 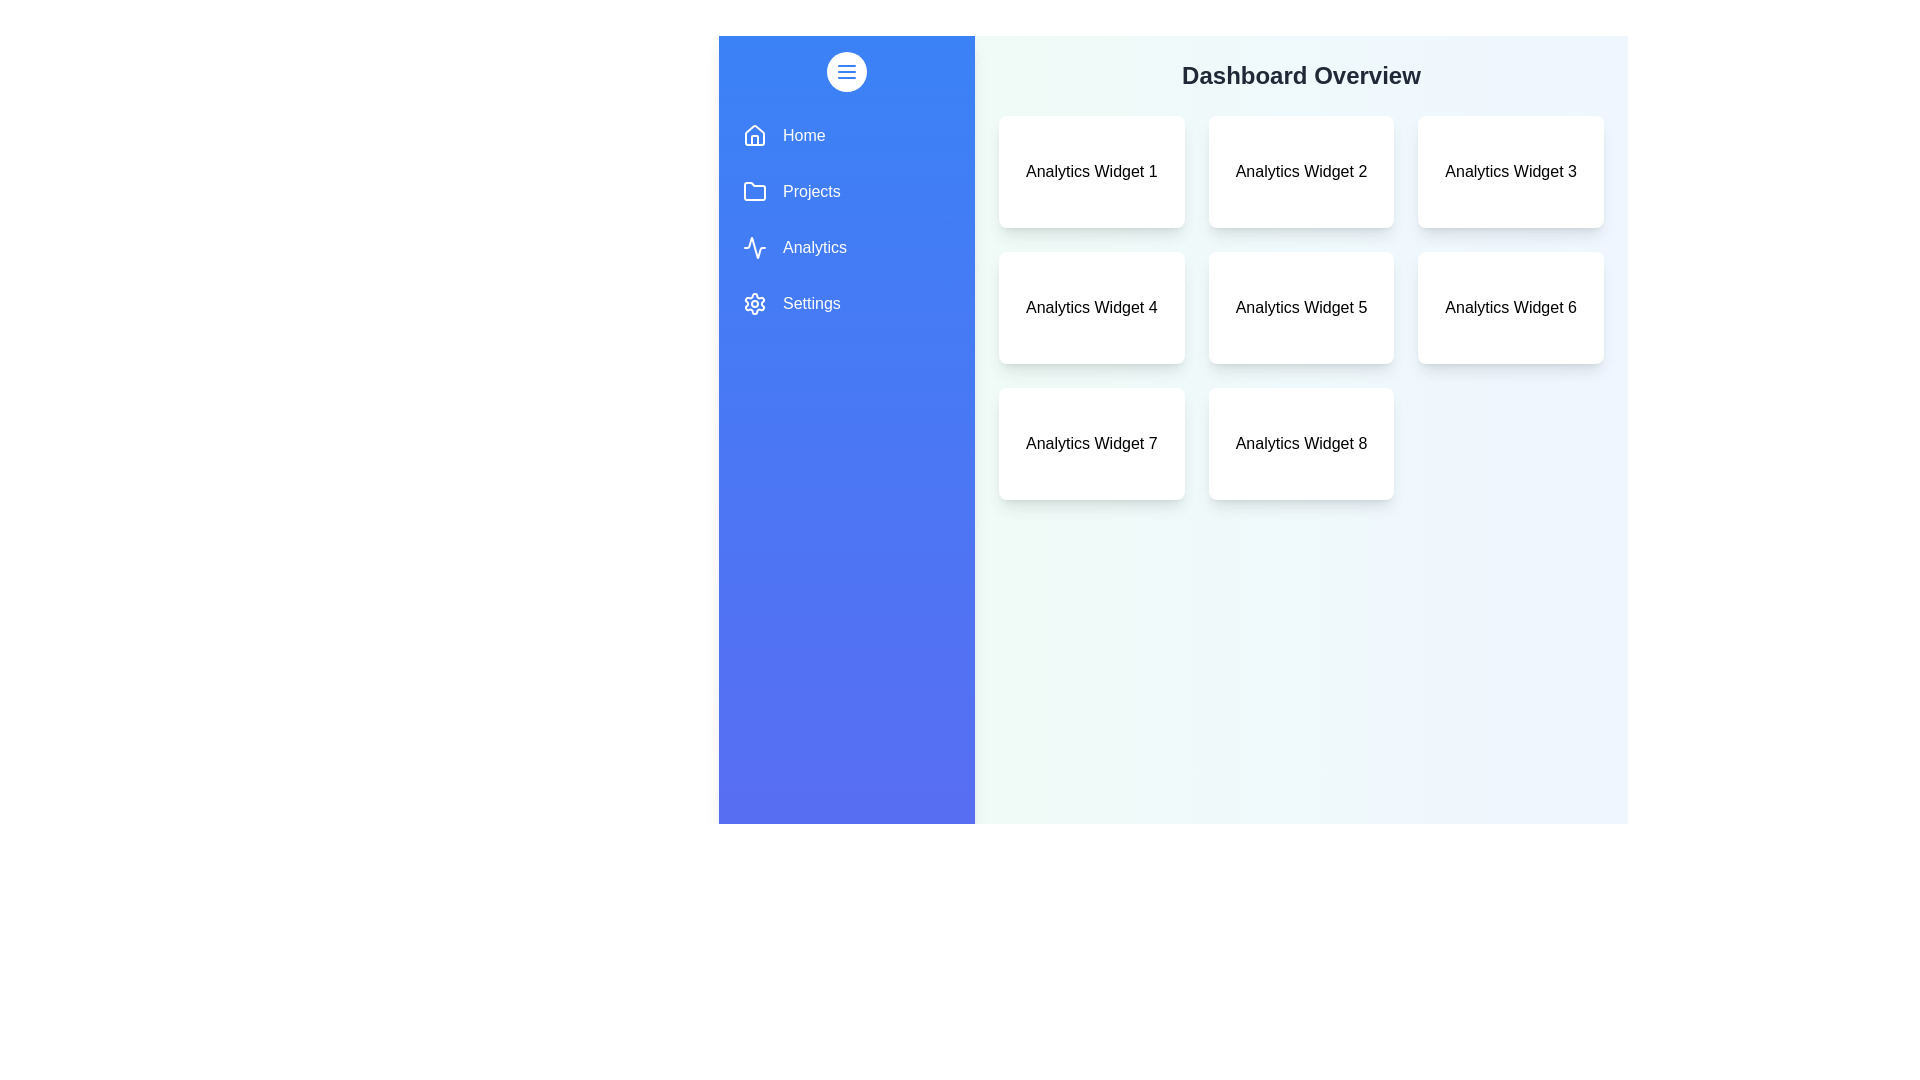 I want to click on the menu item Projects from the drawer menu, so click(x=846, y=192).